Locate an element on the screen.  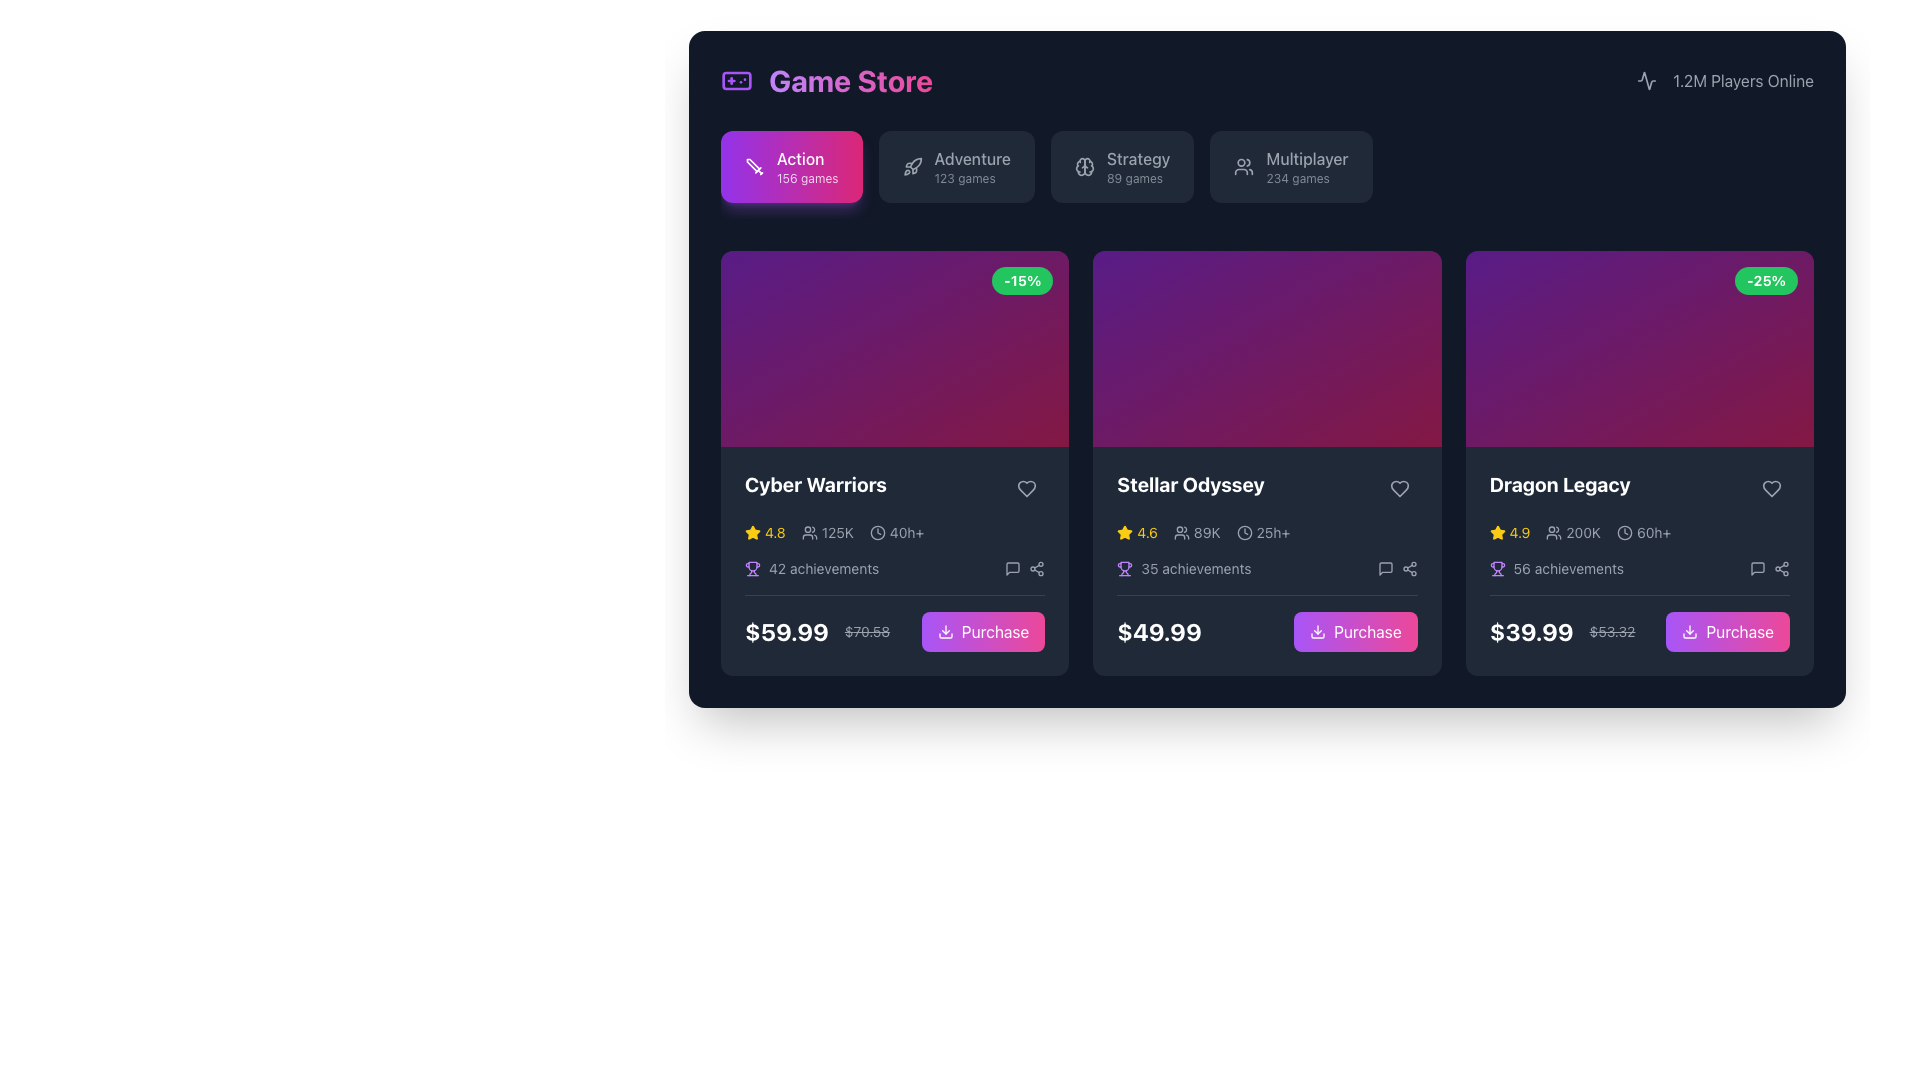
the Label displaying the estimated playtime for the 'Dragon Legacy' game, located in the gameplay details section below the header, between player count and achievement details is located at coordinates (1644, 531).